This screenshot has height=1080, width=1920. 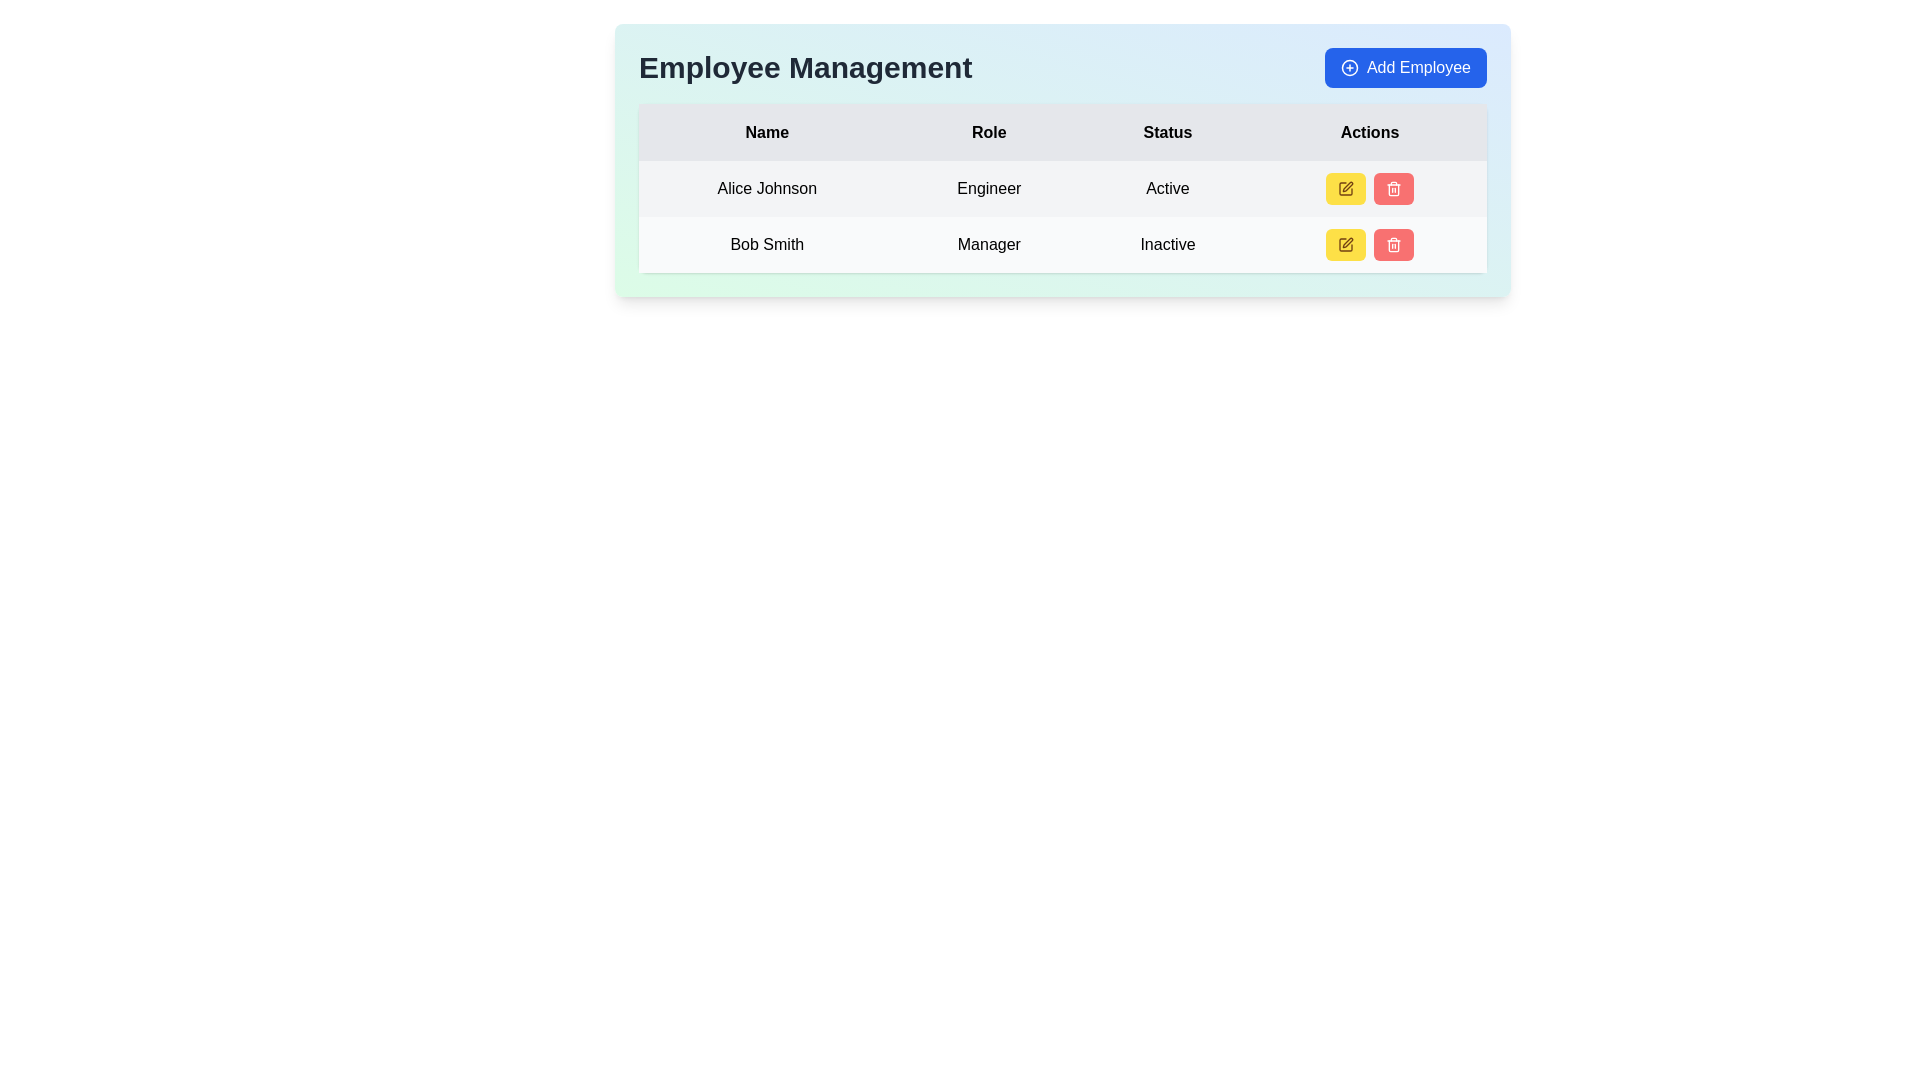 What do you see at coordinates (1349, 67) in the screenshot?
I see `the '+' icon within the 'Add Employee' button located at the top-right corner of the interface` at bounding box center [1349, 67].